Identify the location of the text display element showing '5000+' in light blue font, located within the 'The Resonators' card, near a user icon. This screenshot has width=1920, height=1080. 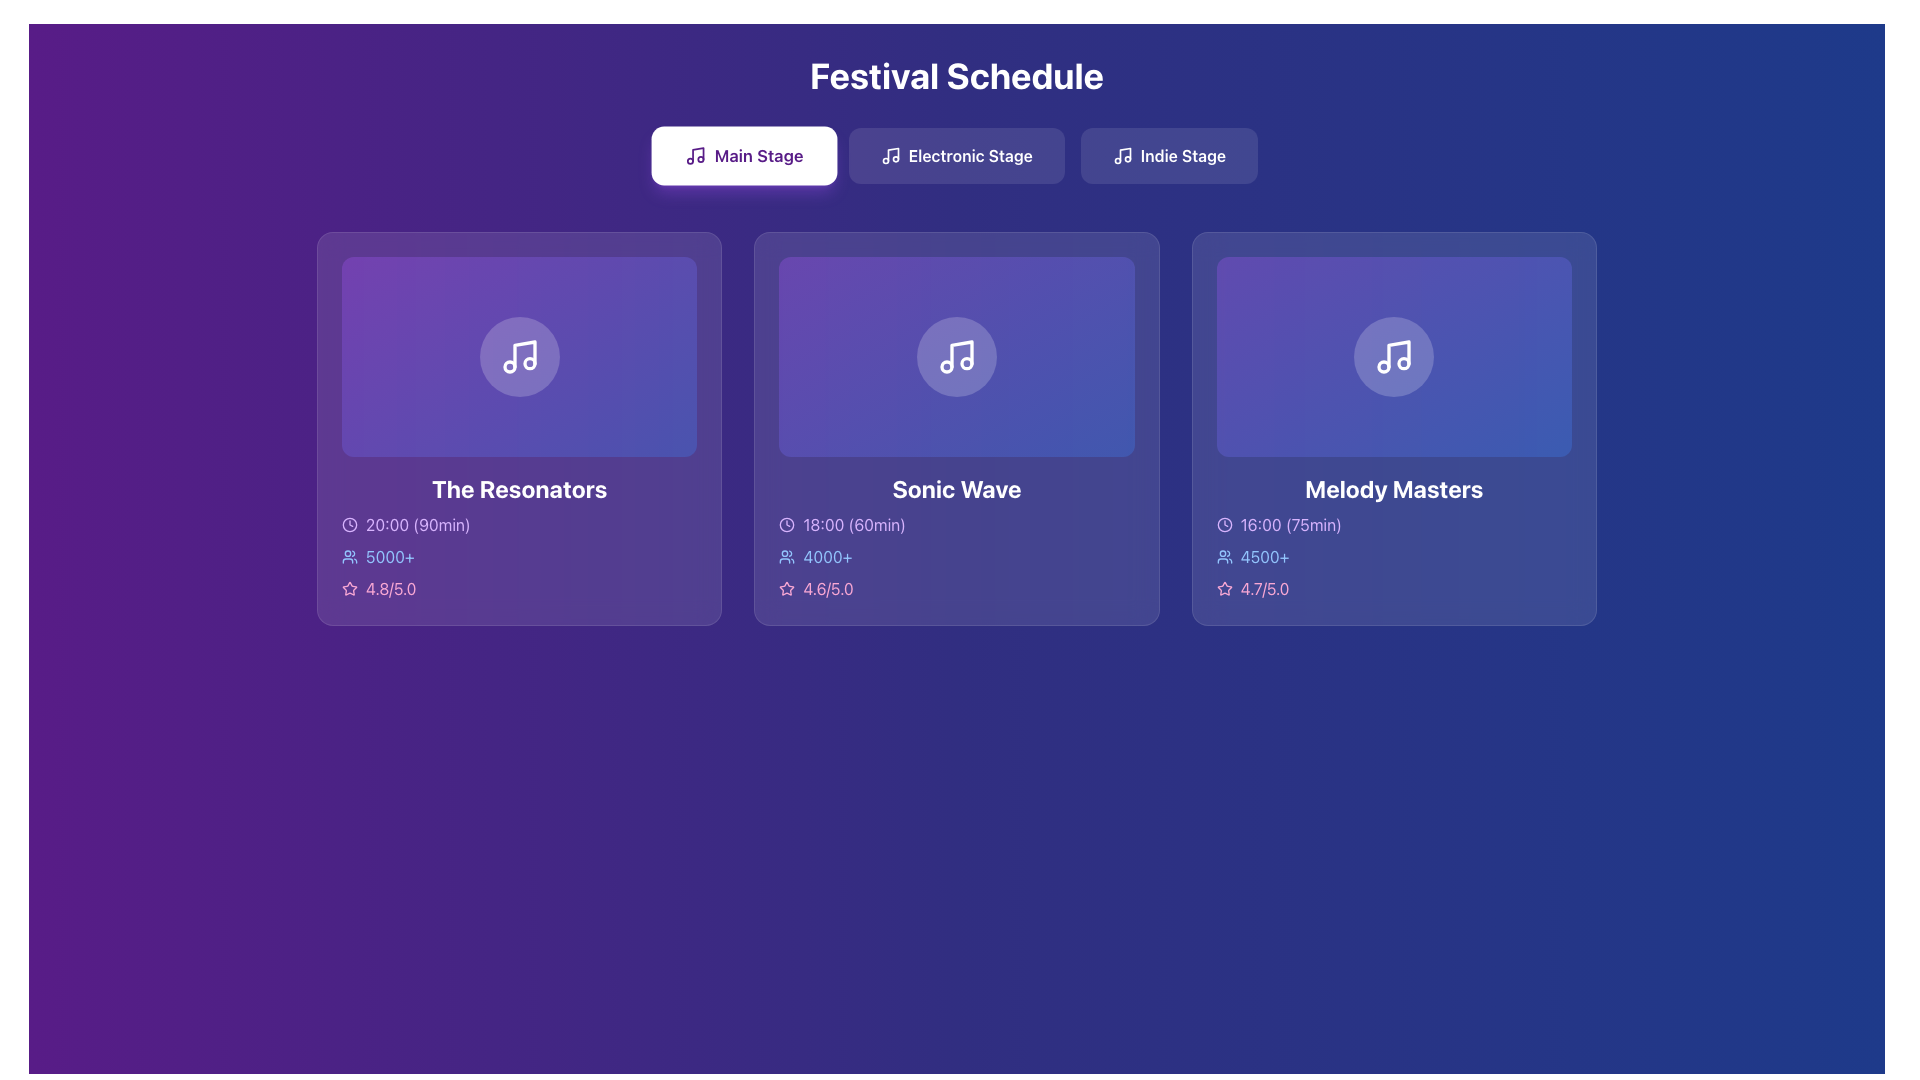
(390, 556).